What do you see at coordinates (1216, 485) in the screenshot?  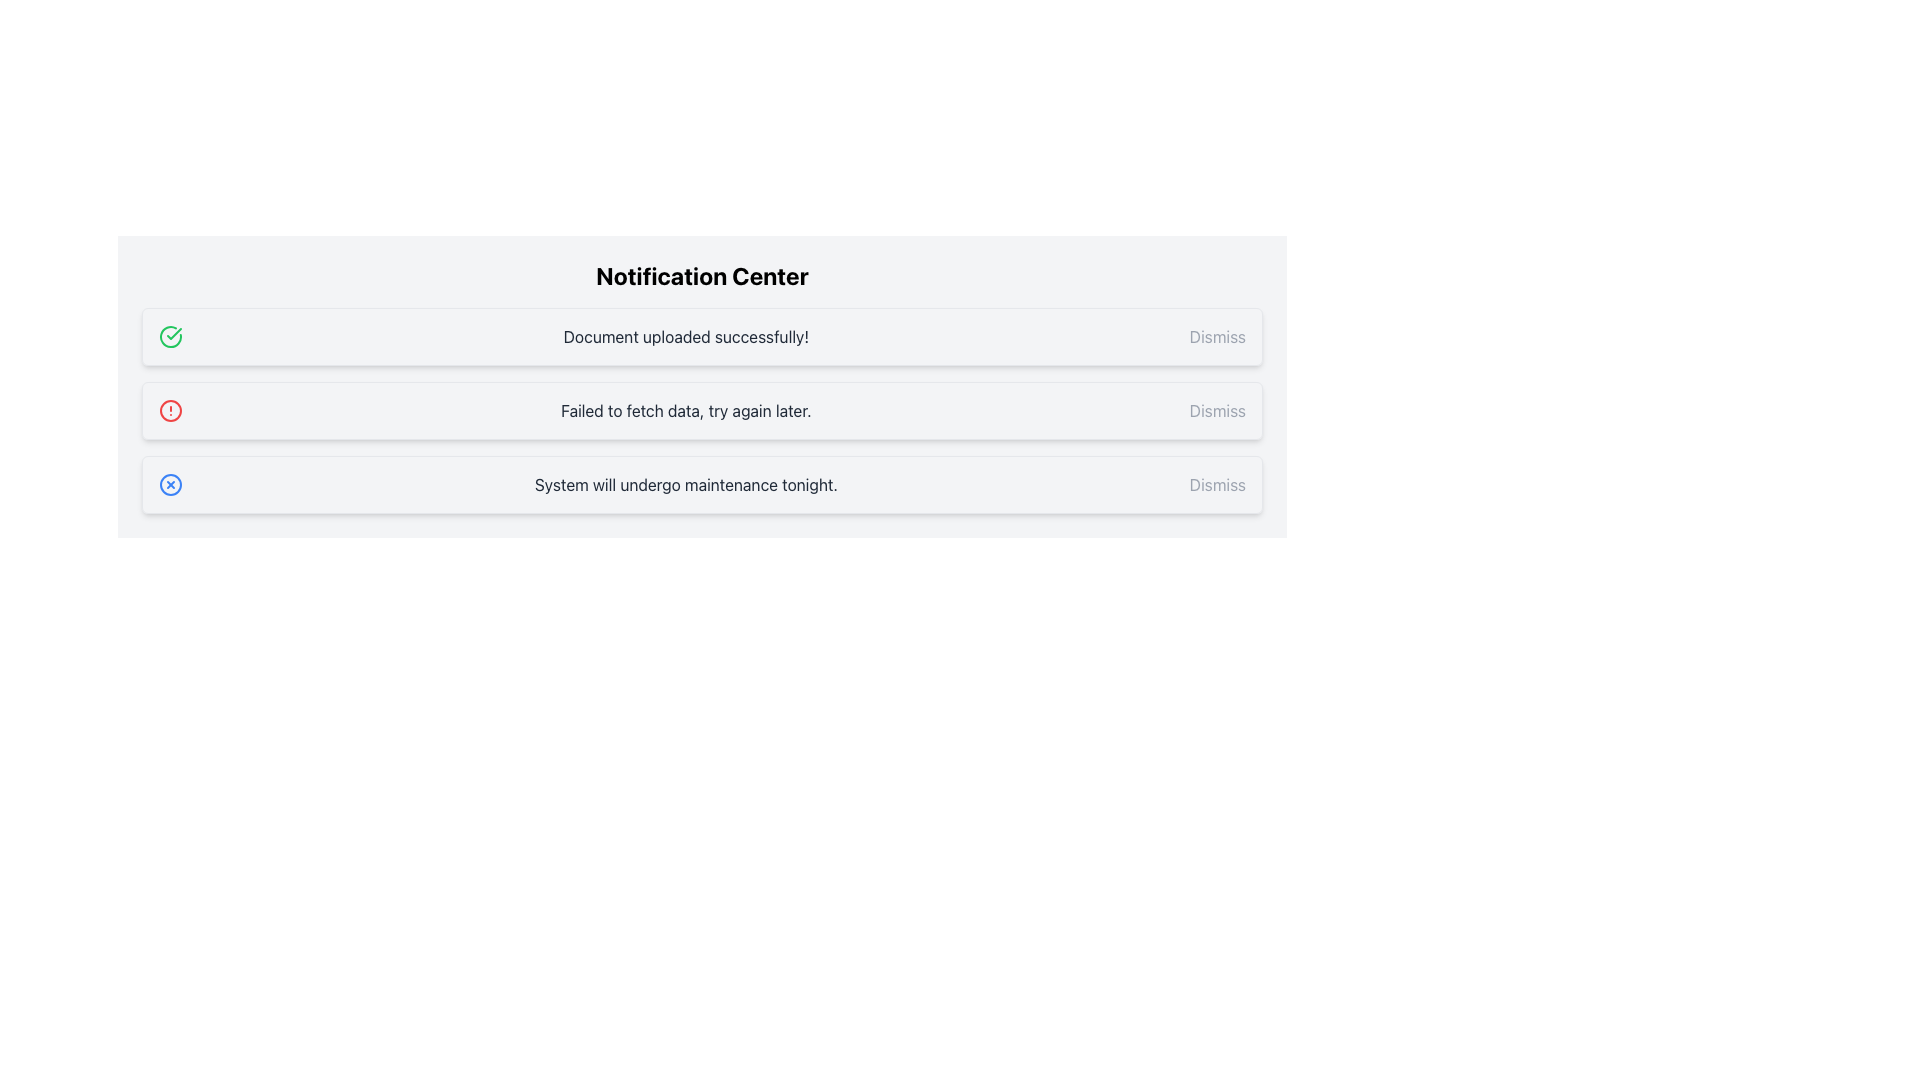 I see `the dismiss button located at the far right of the notification row to change its color to red` at bounding box center [1216, 485].